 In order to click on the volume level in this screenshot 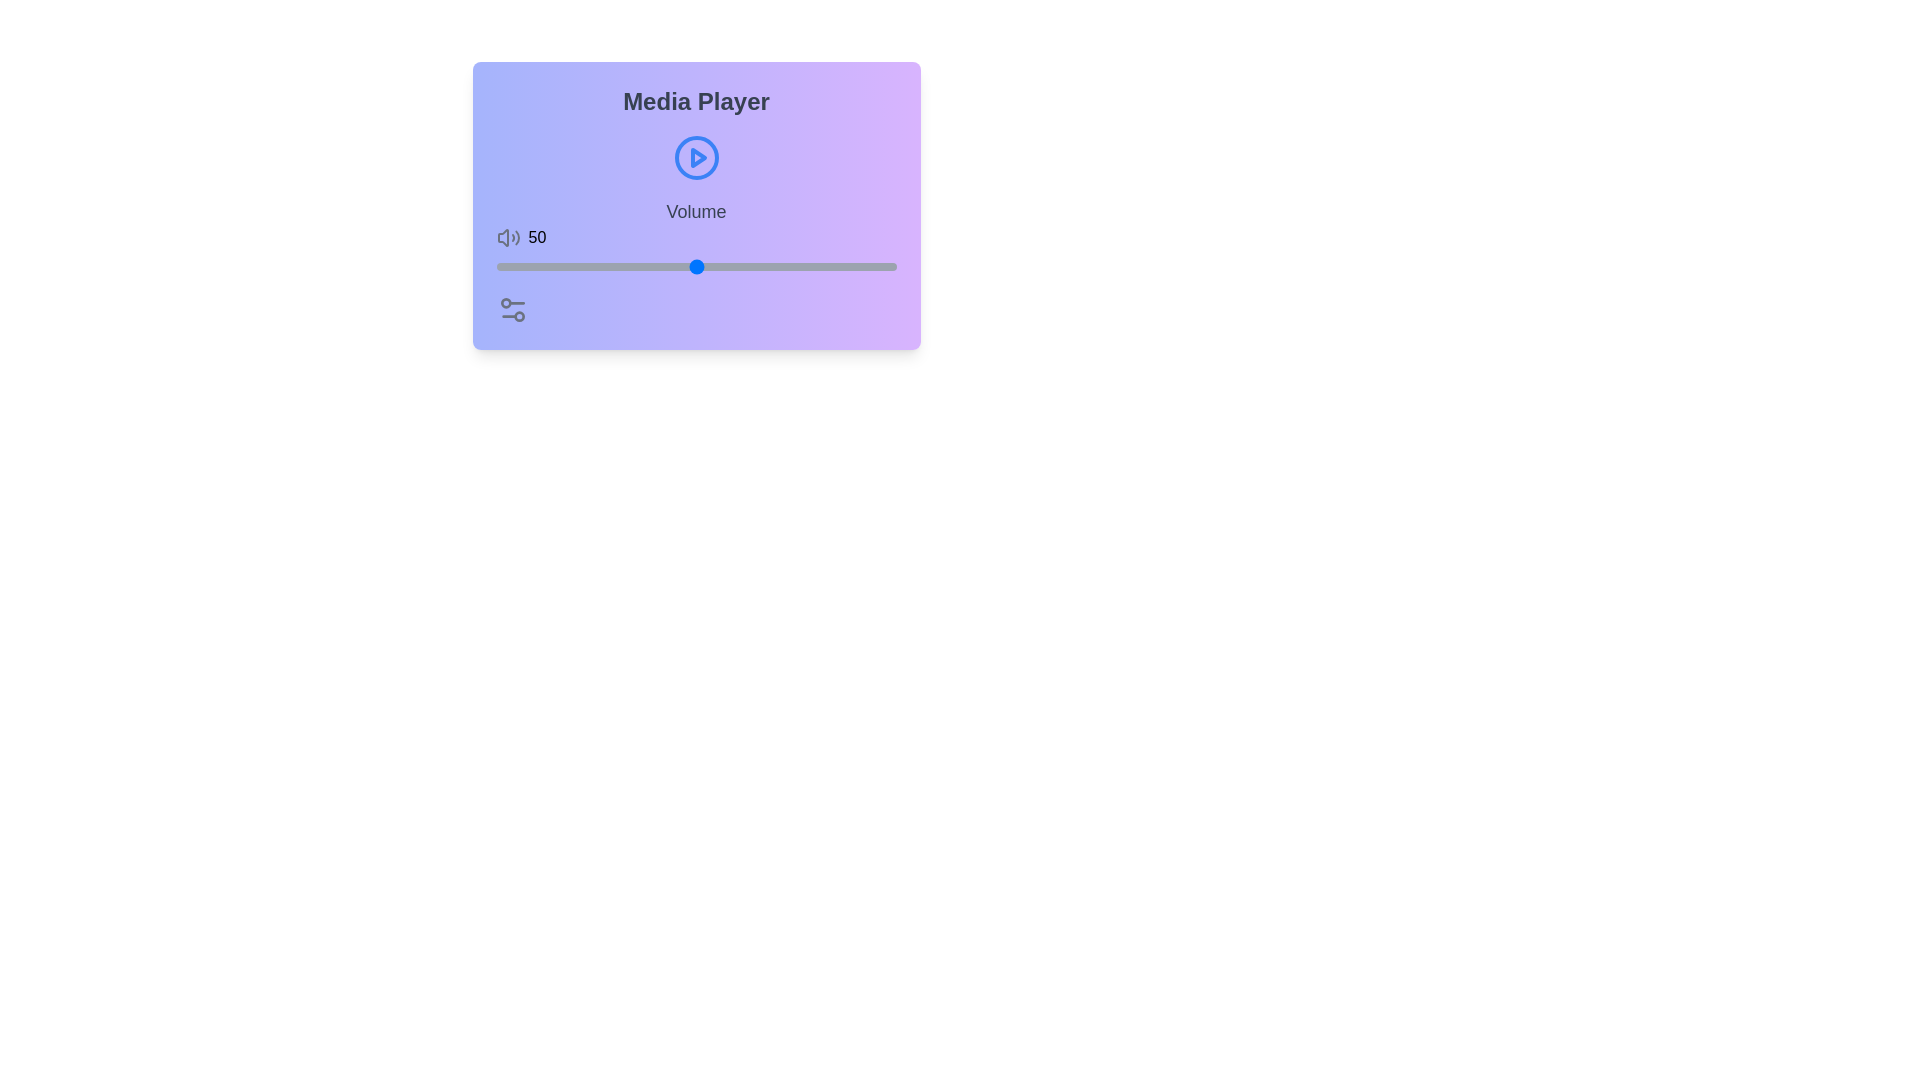, I will do `click(544, 265)`.